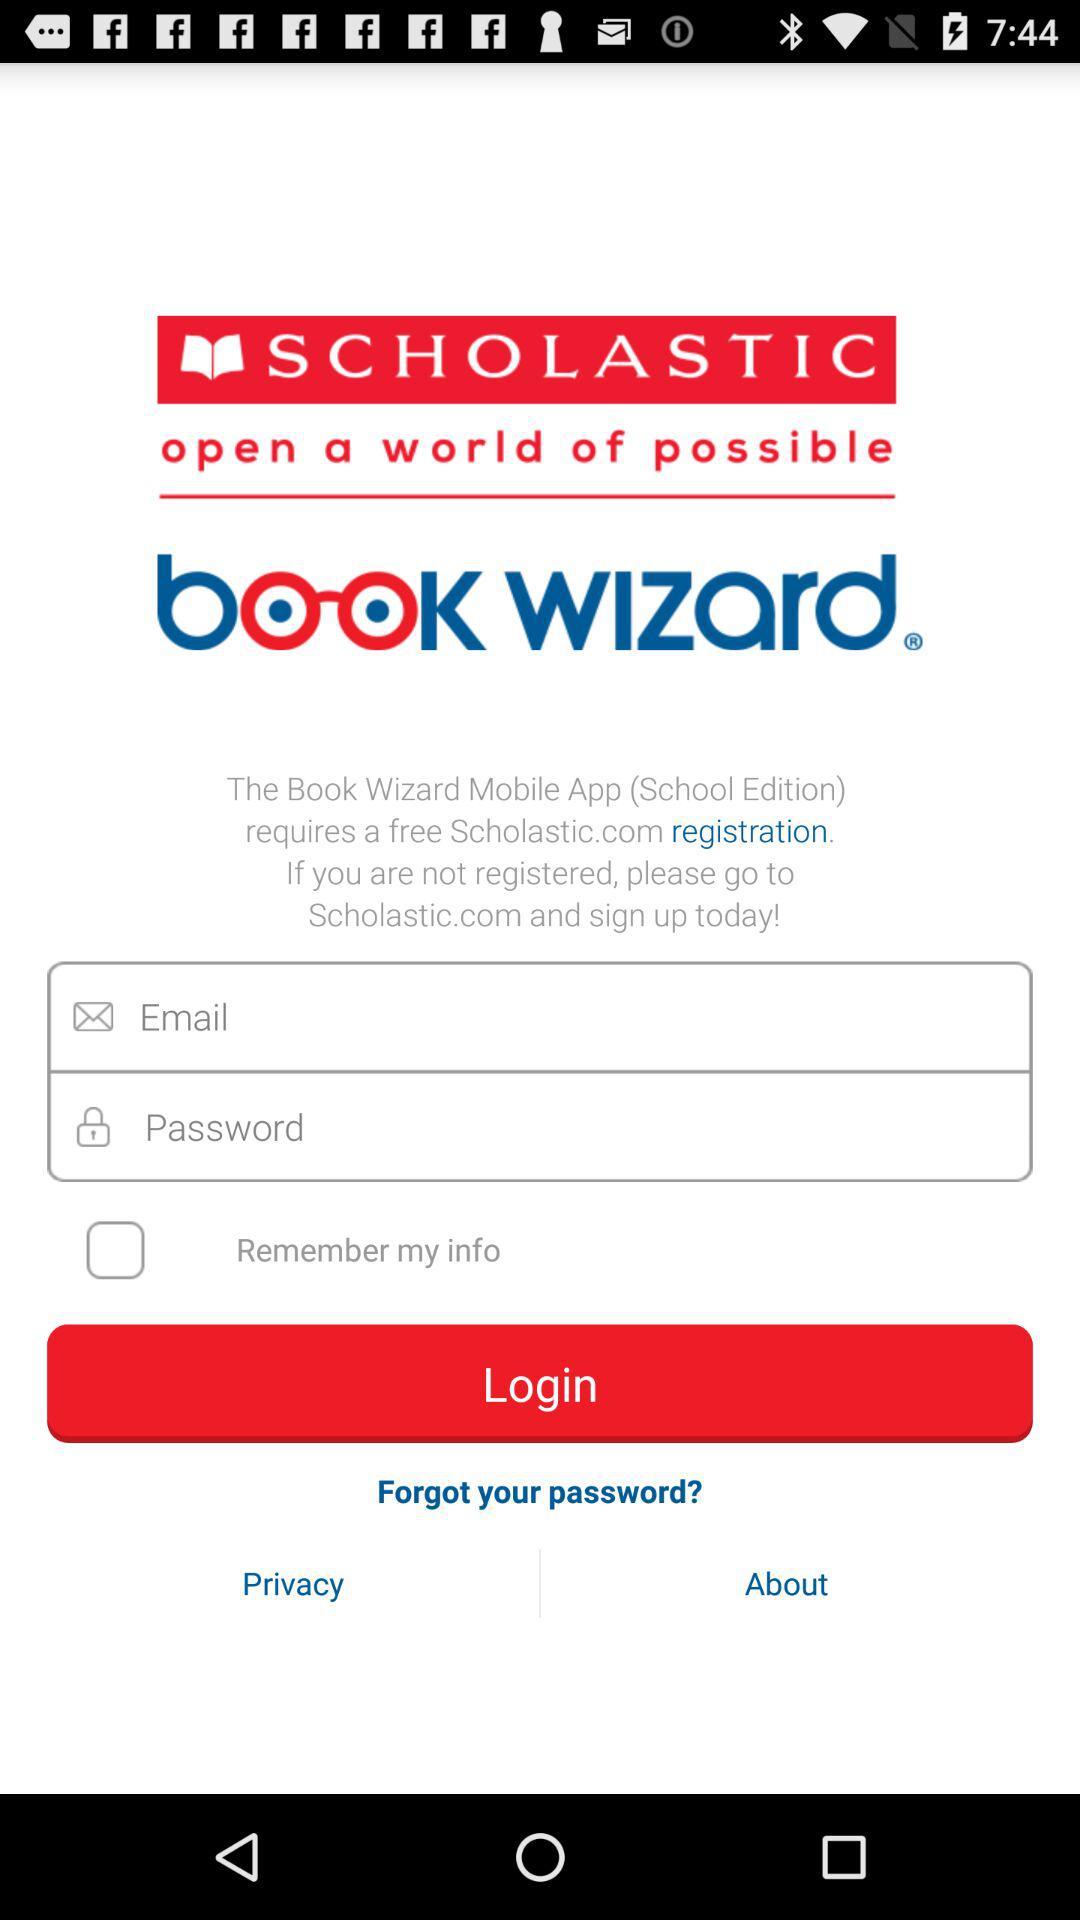 The height and width of the screenshot is (1920, 1080). I want to click on item to the right of the privacy, so click(785, 1582).